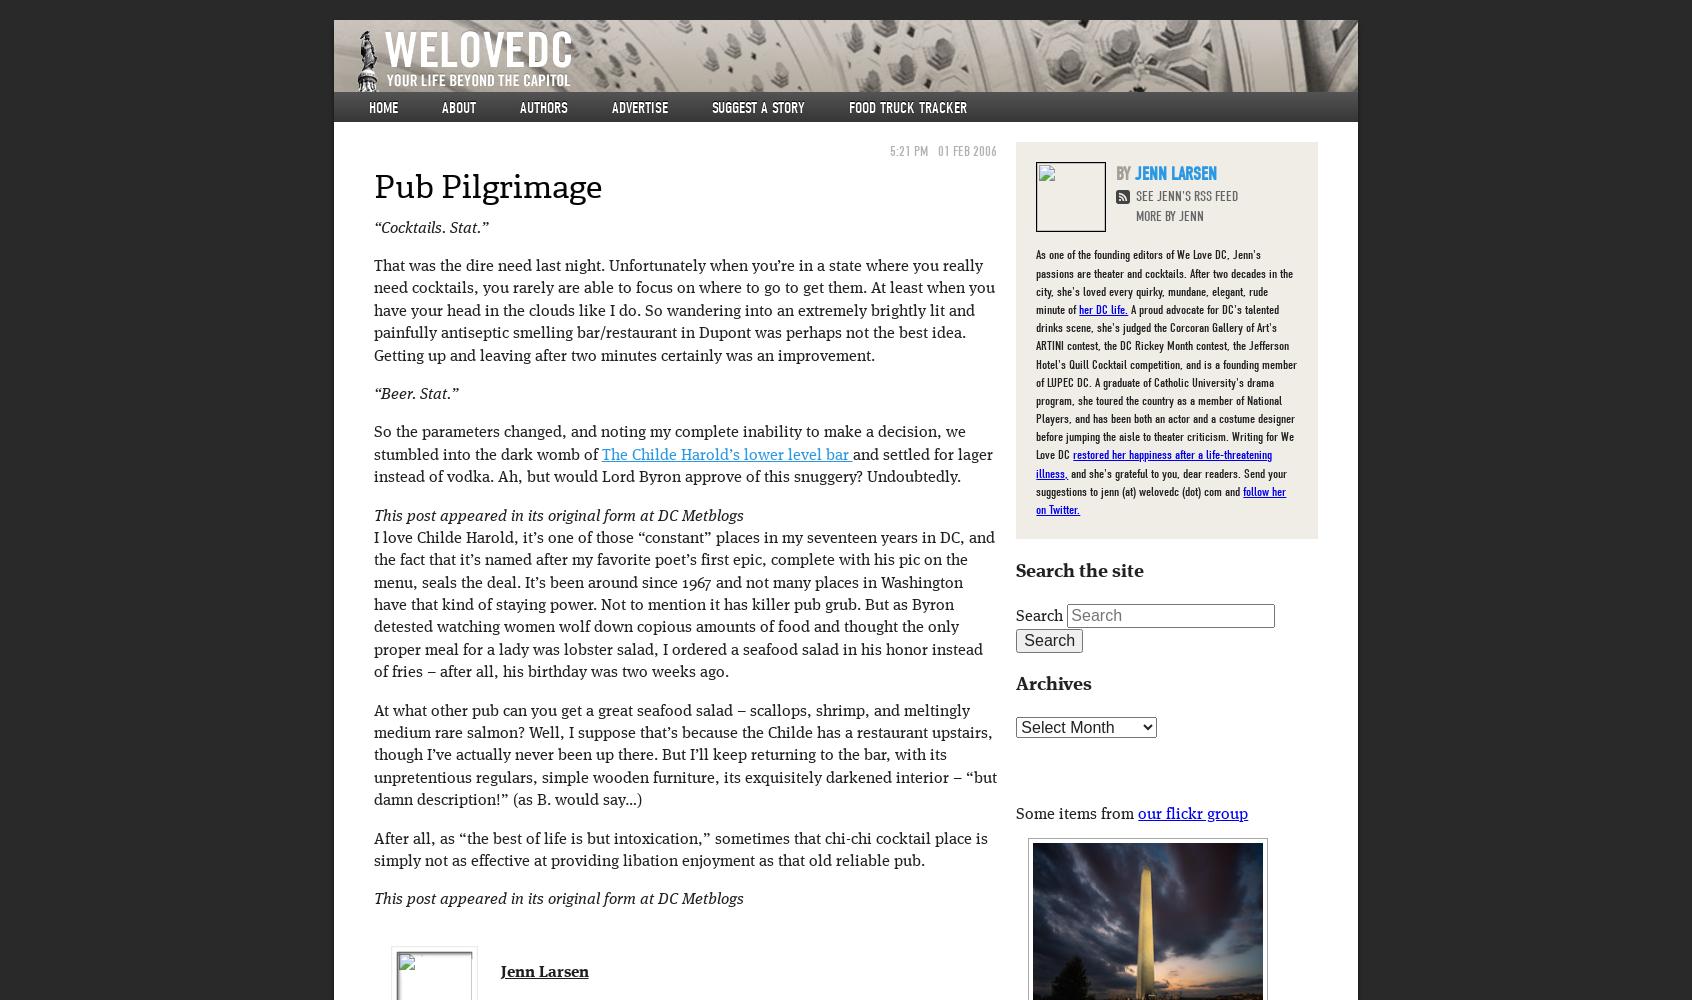 This screenshot has height=1000, width=1692. What do you see at coordinates (1160, 480) in the screenshot?
I see `'and she's grateful to you, dear readers. Send your suggestions to jenn (at) welovedc (dot) com and'` at bounding box center [1160, 480].